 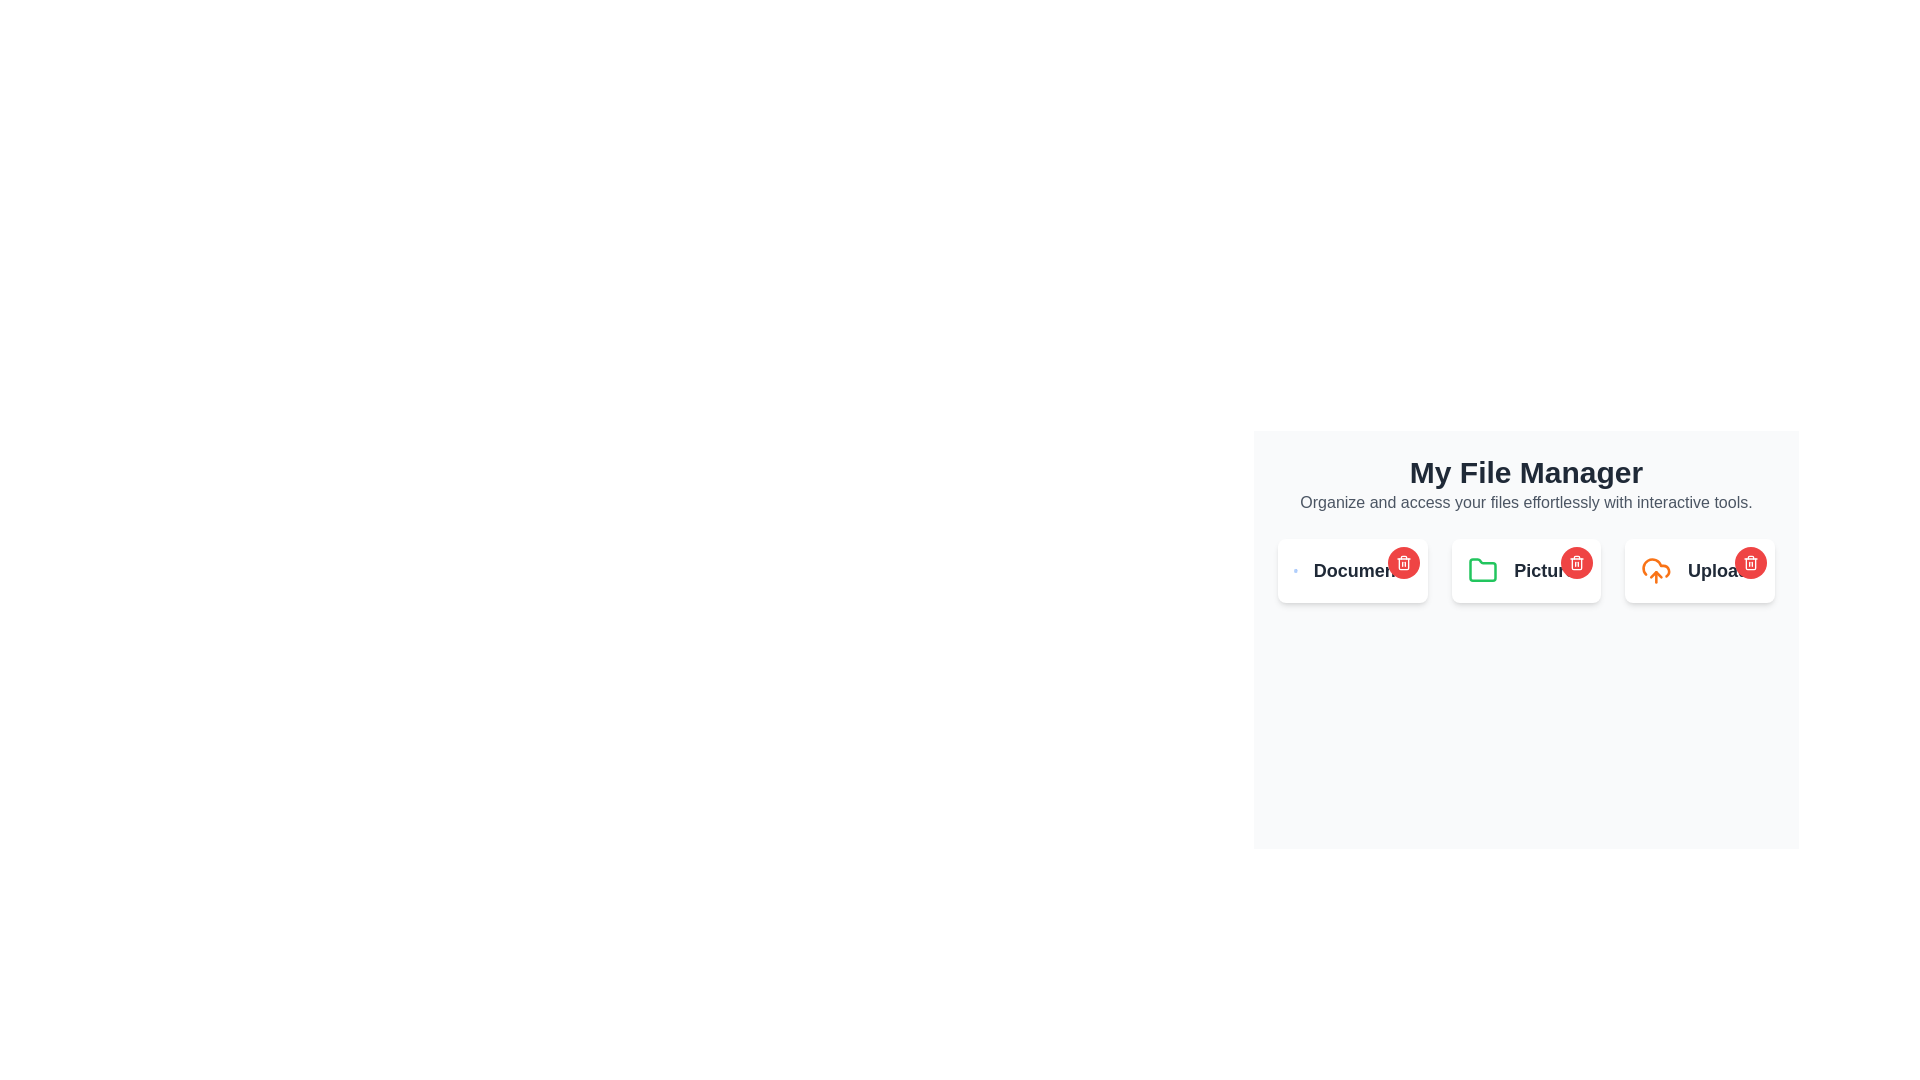 What do you see at coordinates (1402, 563) in the screenshot?
I see `the trash can icon located to the right of the 'Document' button` at bounding box center [1402, 563].